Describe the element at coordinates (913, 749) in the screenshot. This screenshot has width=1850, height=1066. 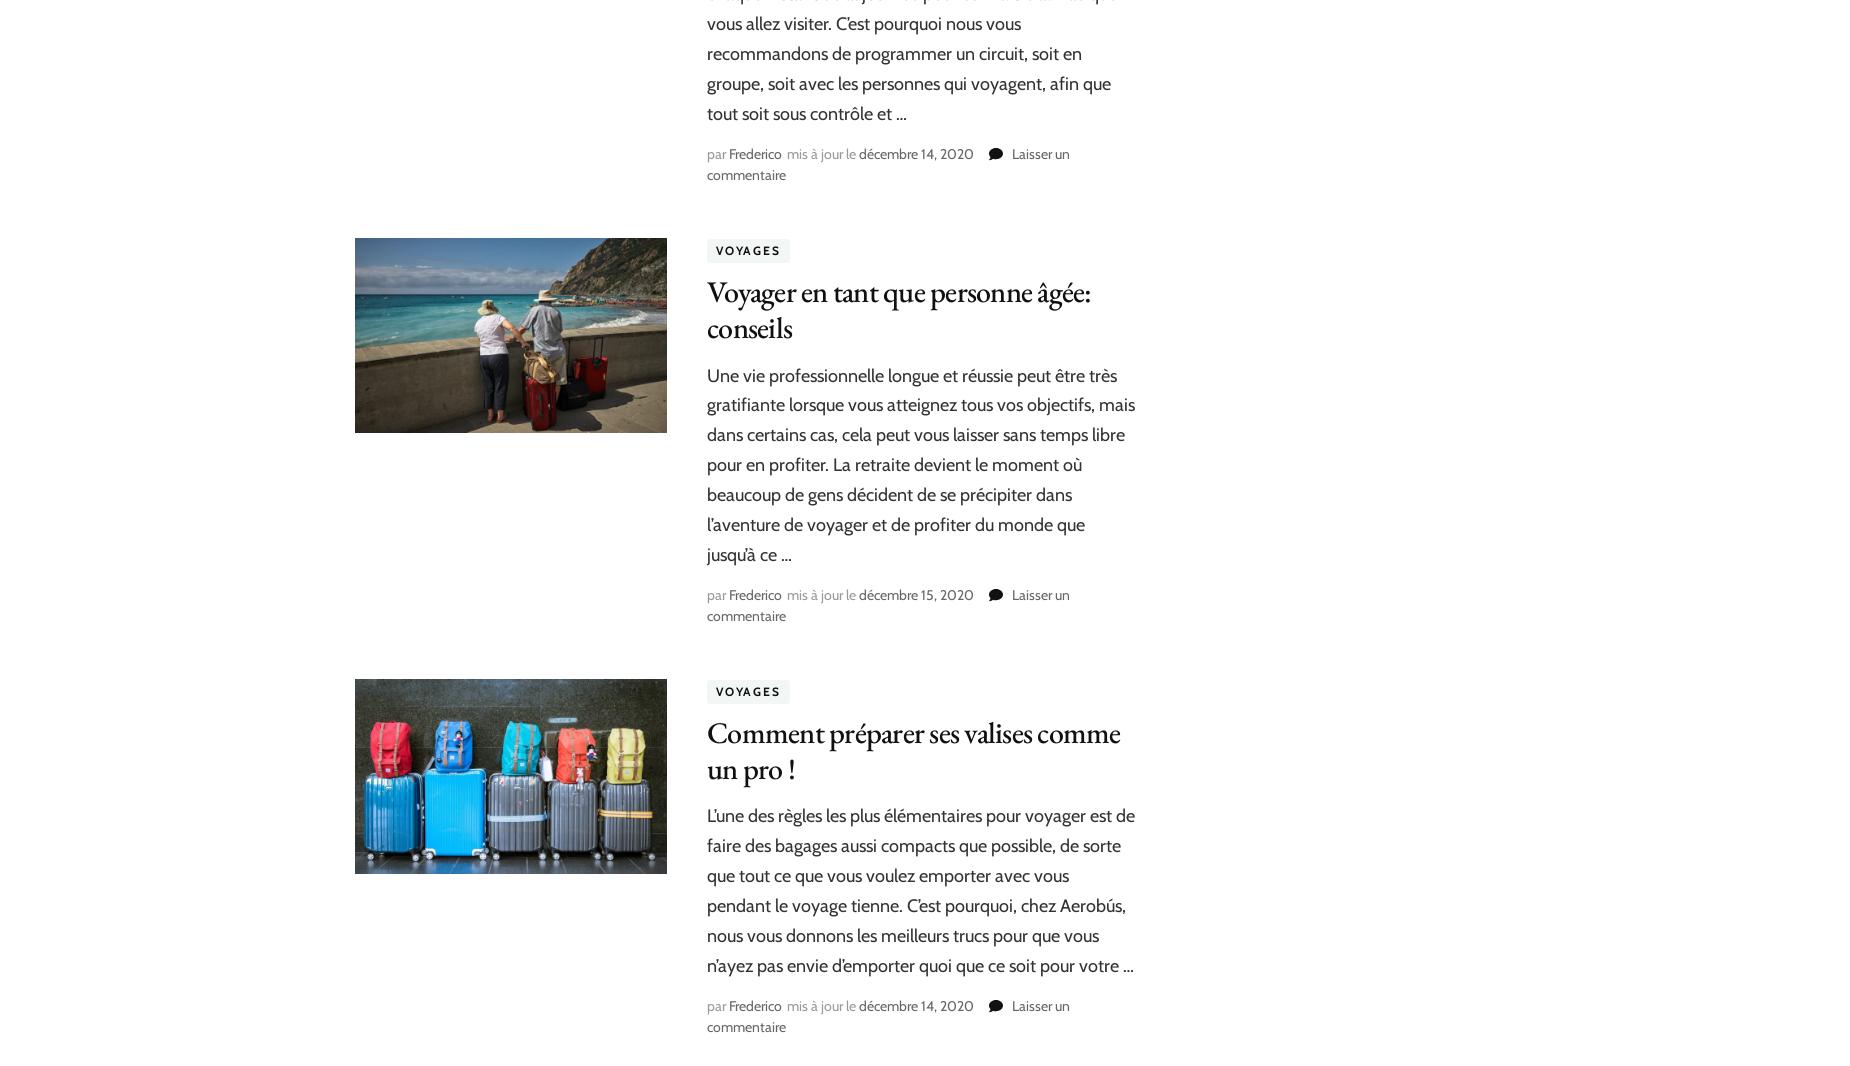
I see `'Comment préparer ses valises comme un pro !'` at that location.